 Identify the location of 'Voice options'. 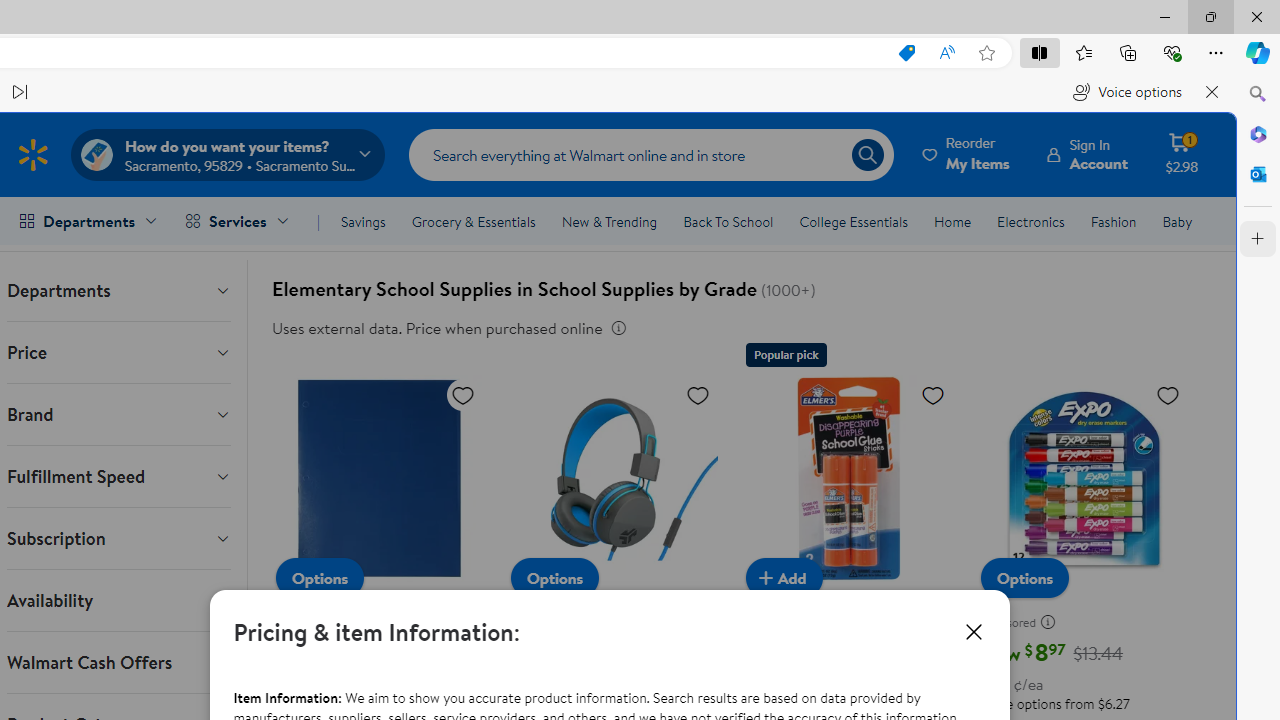
(1127, 92).